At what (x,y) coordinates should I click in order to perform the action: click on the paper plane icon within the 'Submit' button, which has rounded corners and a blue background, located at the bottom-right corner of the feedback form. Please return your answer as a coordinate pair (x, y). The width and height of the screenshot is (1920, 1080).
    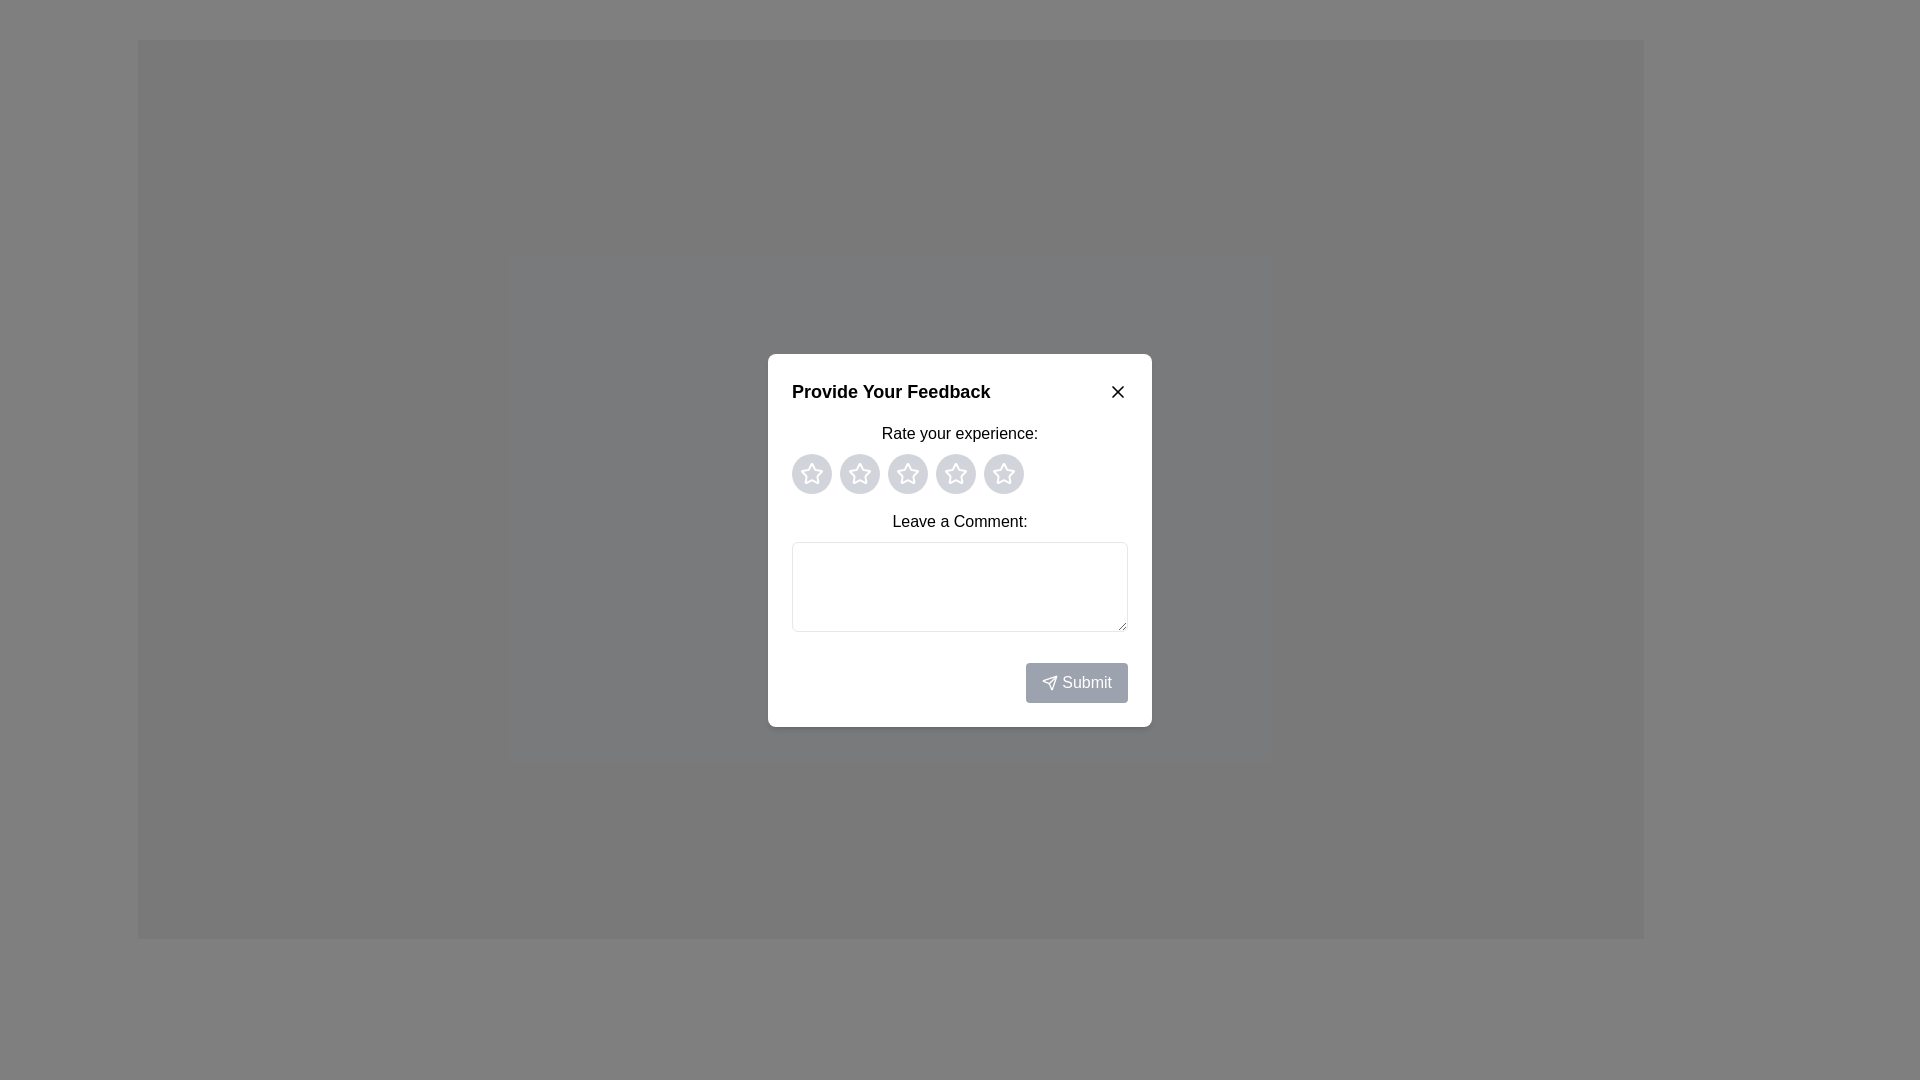
    Looking at the image, I should click on (1049, 682).